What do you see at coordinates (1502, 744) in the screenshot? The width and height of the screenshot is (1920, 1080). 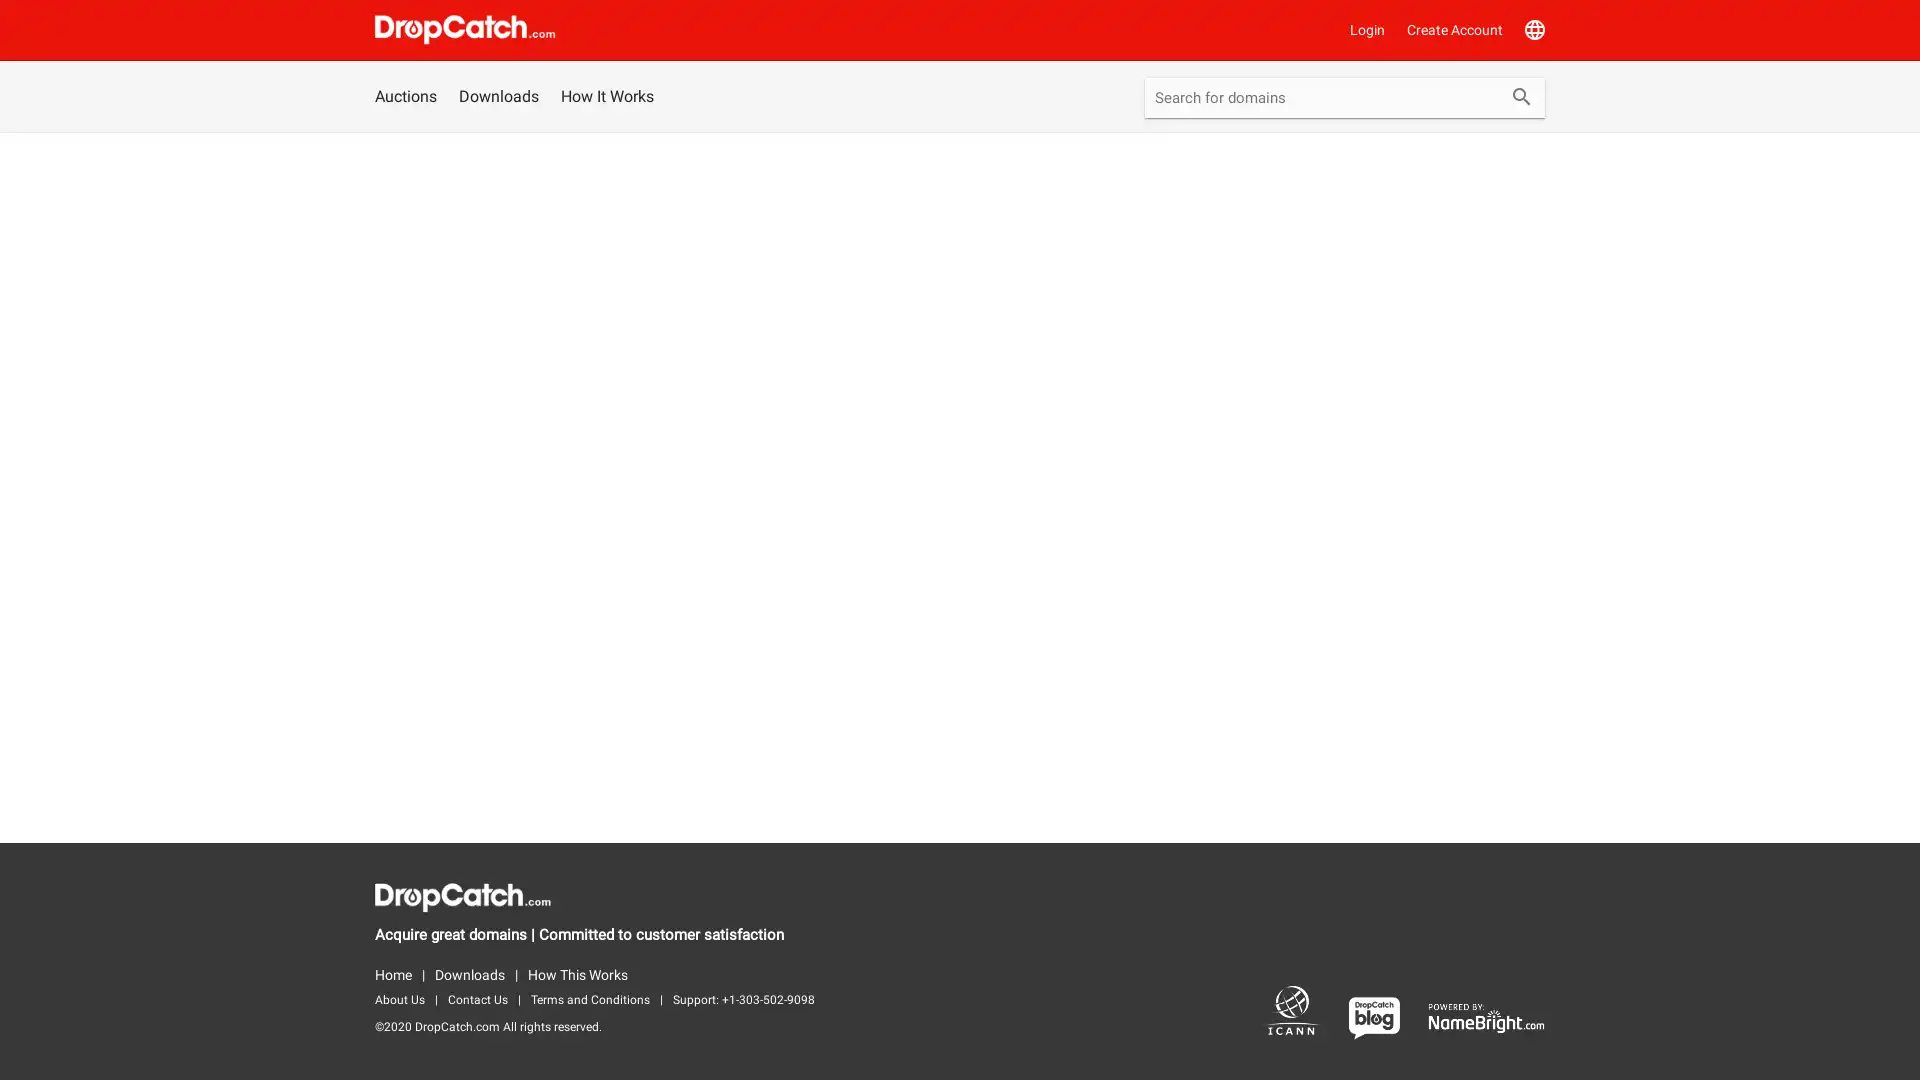 I see `Bid` at bounding box center [1502, 744].